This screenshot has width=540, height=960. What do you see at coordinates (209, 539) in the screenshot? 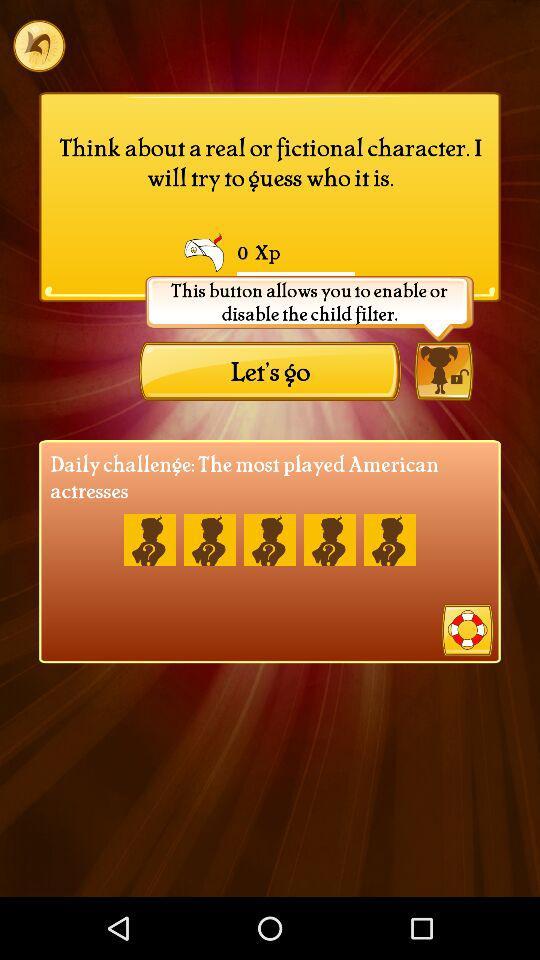
I see `the second image from the daily challenge` at bounding box center [209, 539].